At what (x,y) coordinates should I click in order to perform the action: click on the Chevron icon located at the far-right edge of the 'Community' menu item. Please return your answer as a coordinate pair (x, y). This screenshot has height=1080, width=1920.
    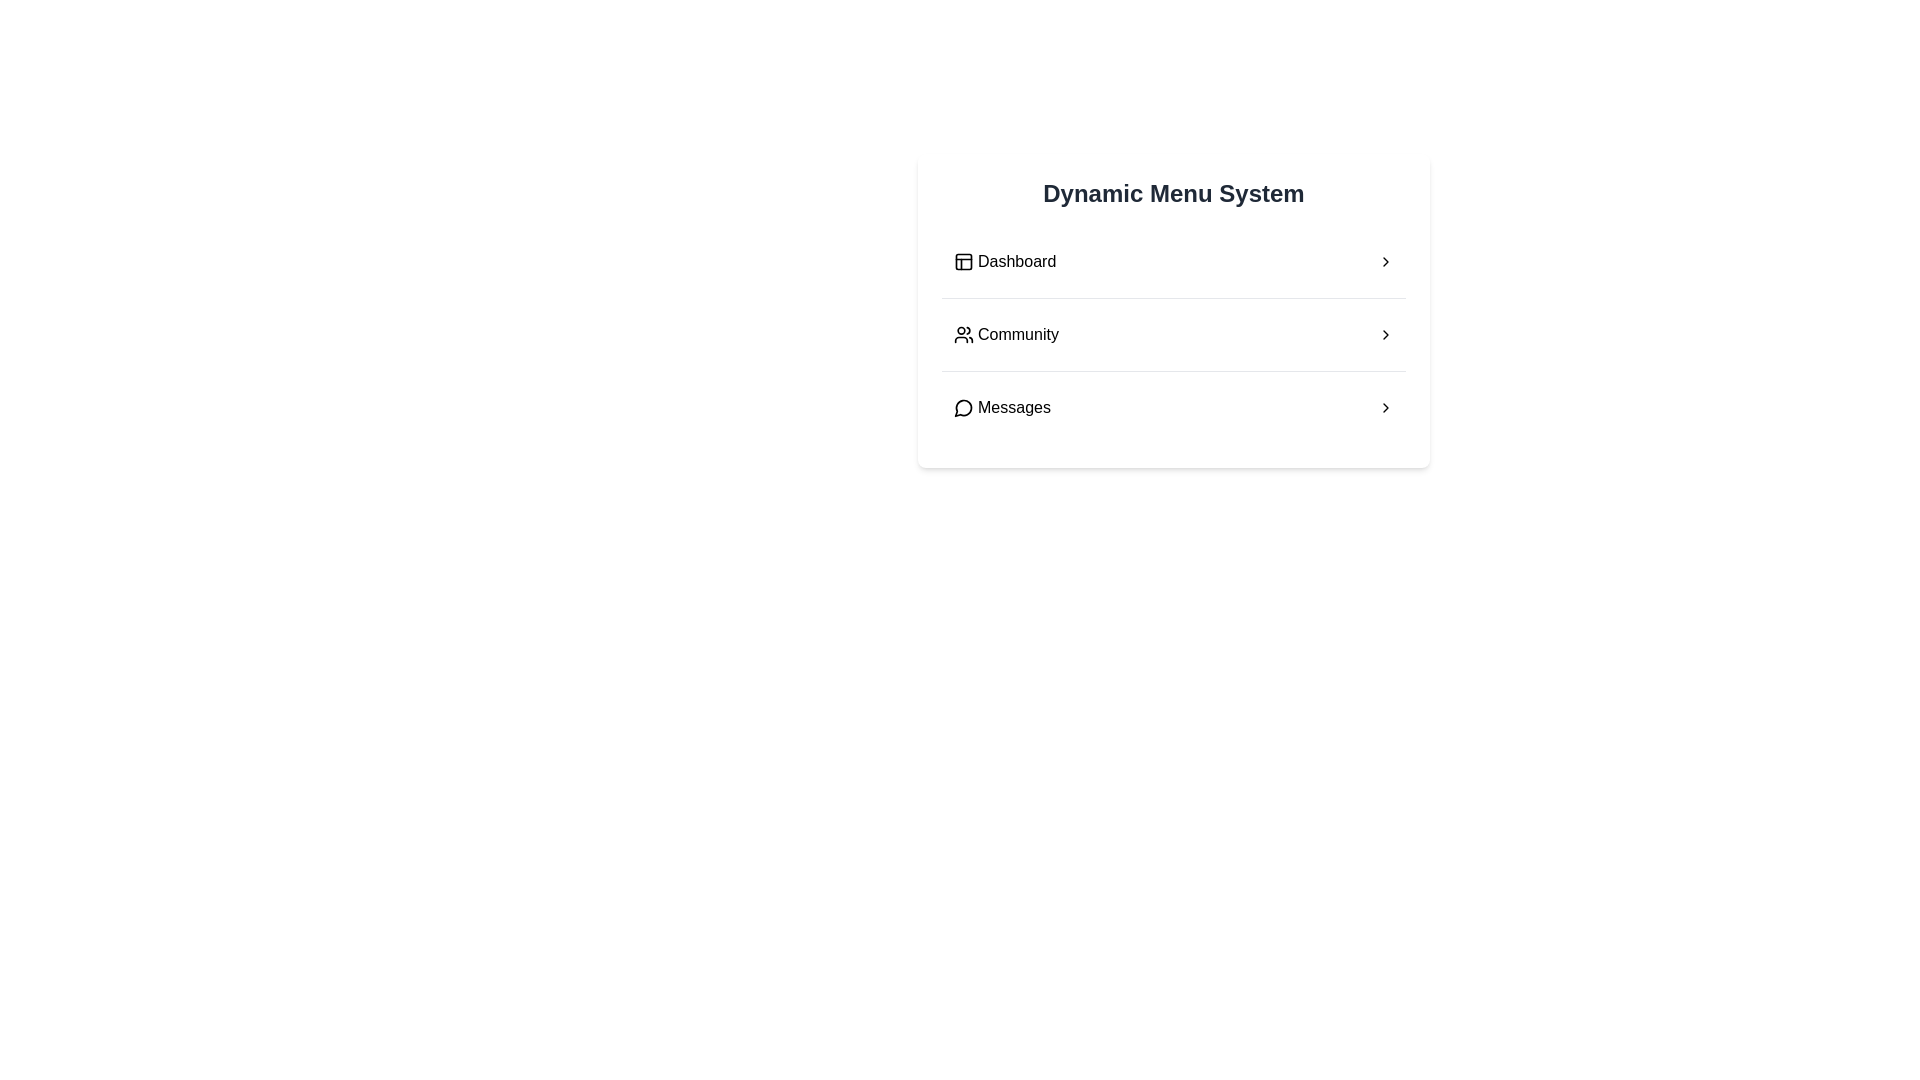
    Looking at the image, I should click on (1385, 334).